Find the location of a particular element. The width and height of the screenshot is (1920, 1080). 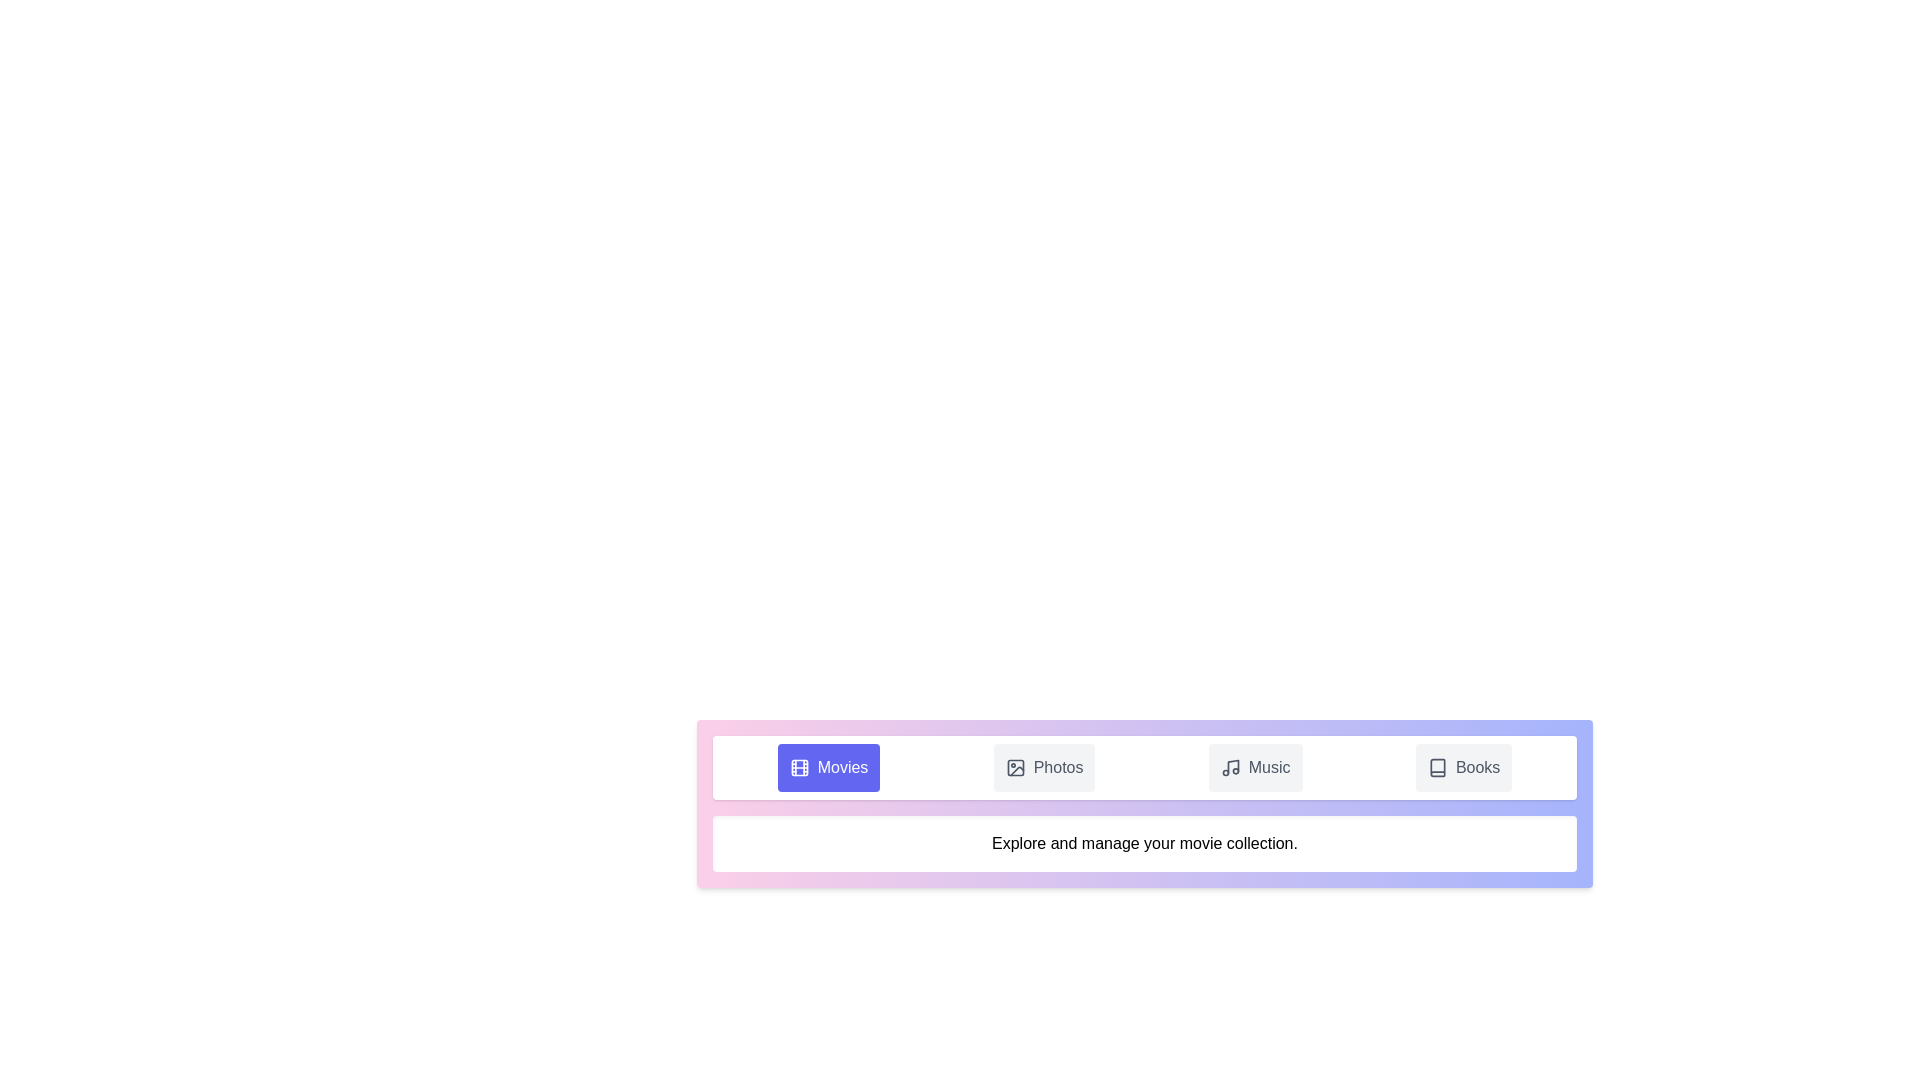

the Photos tab by clicking on its button is located at coordinates (1043, 766).